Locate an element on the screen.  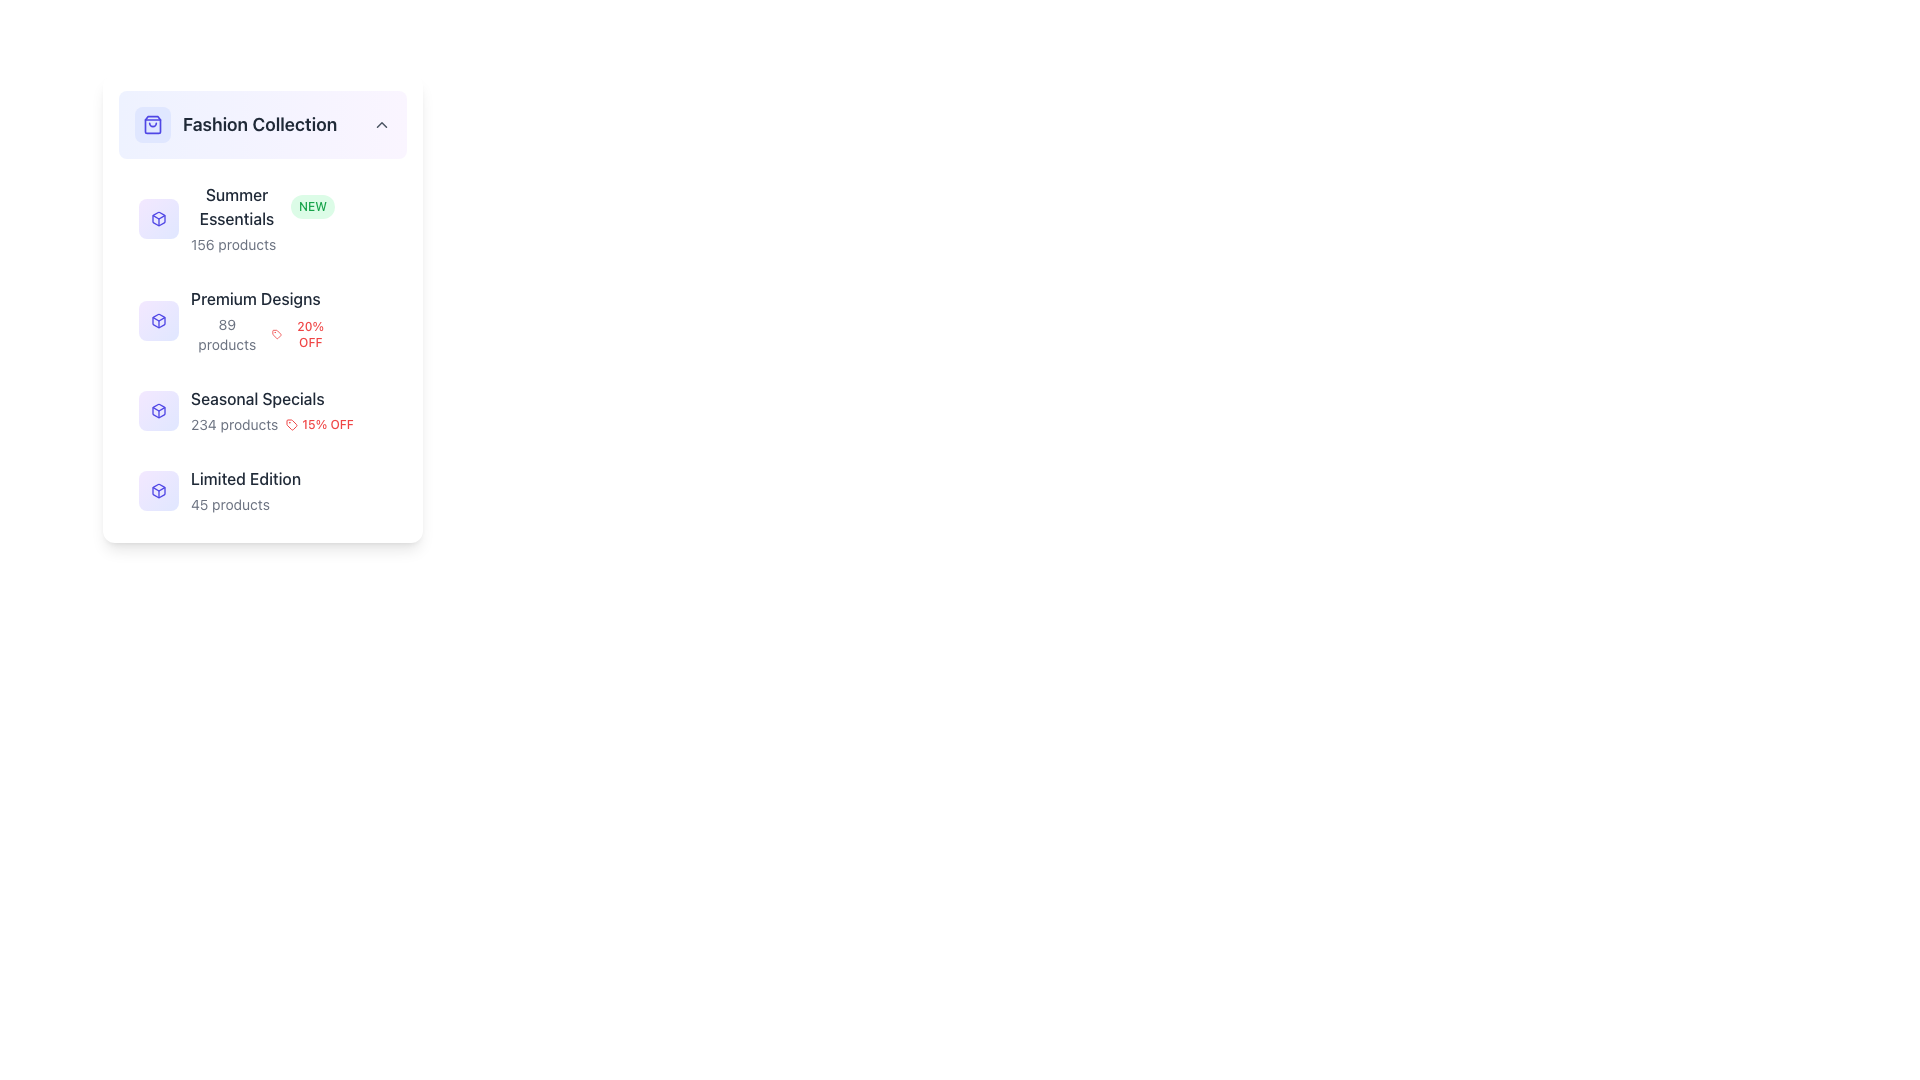
the 'Seasonal Specials' list item in the 'Fashion Collection' menu is located at coordinates (253, 410).